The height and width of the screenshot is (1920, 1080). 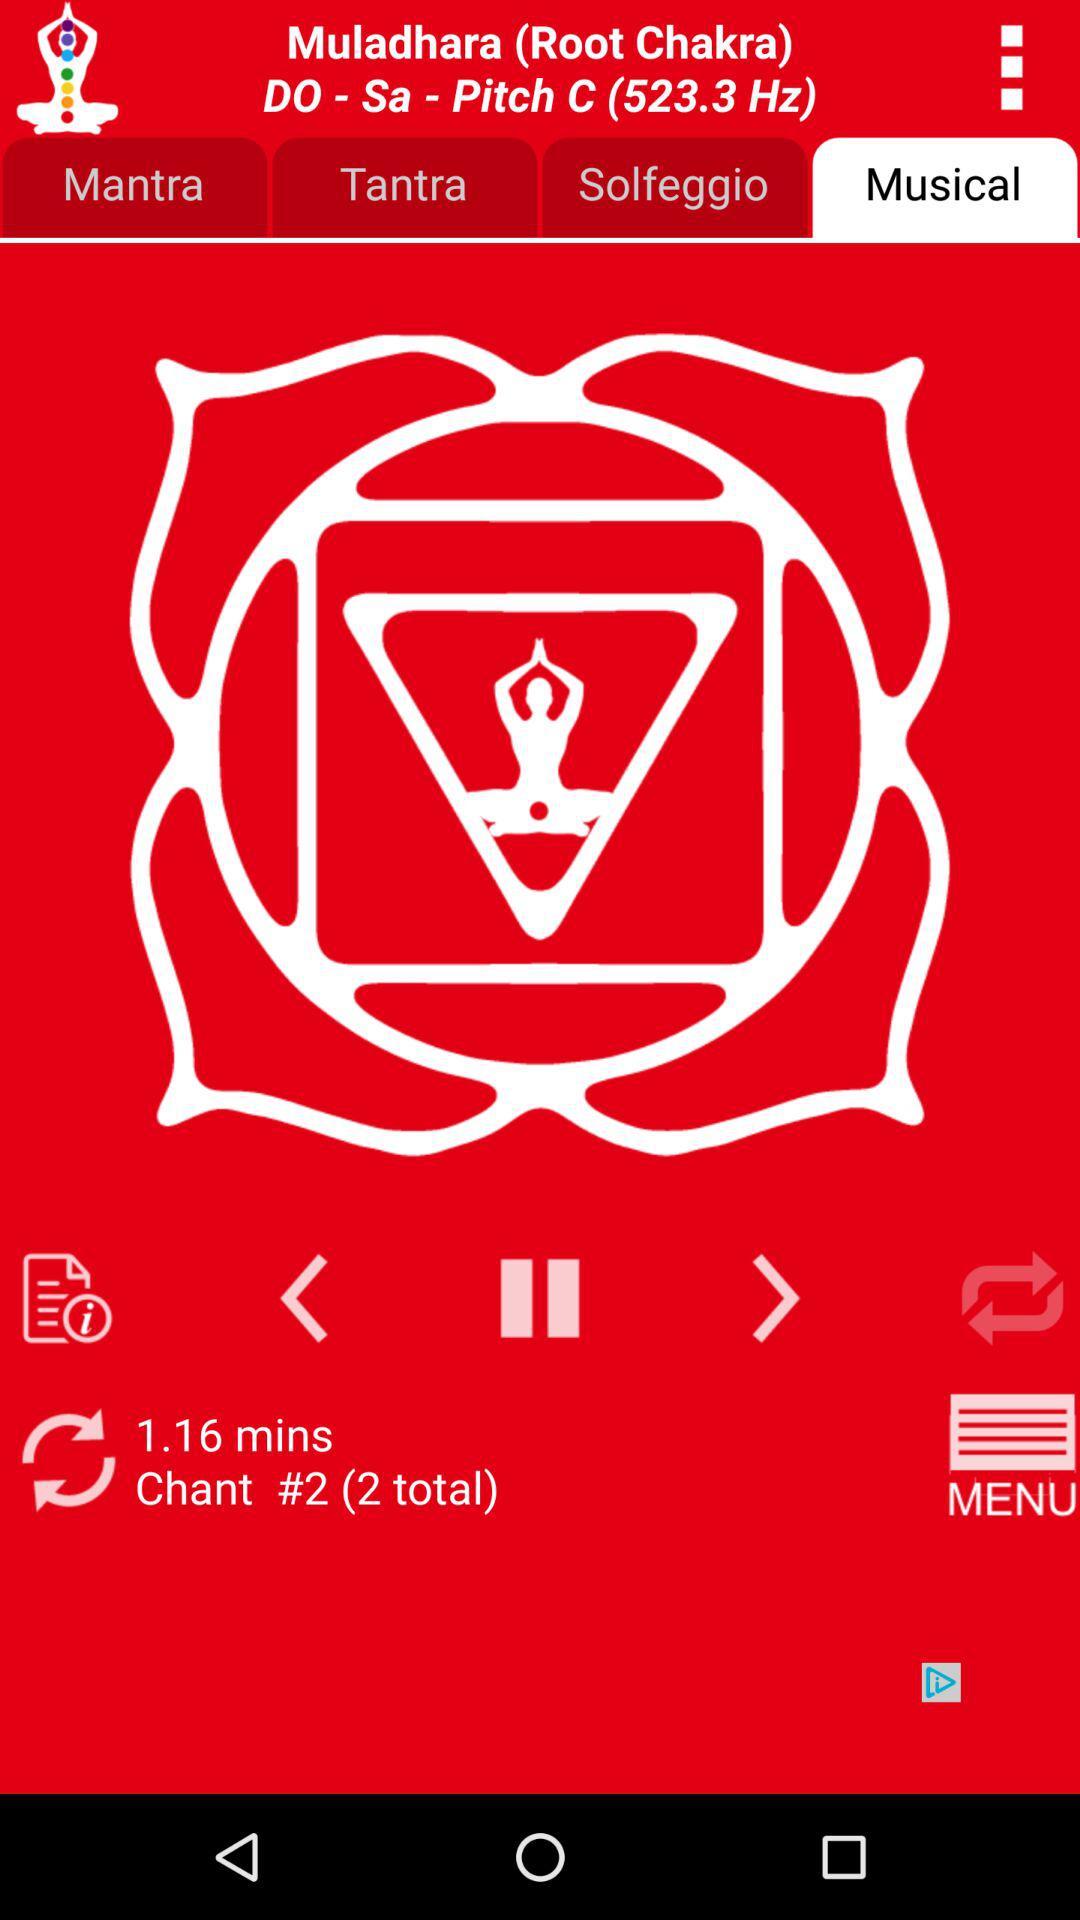 I want to click on icon to the right of the 1 17 mins item, so click(x=1012, y=1460).